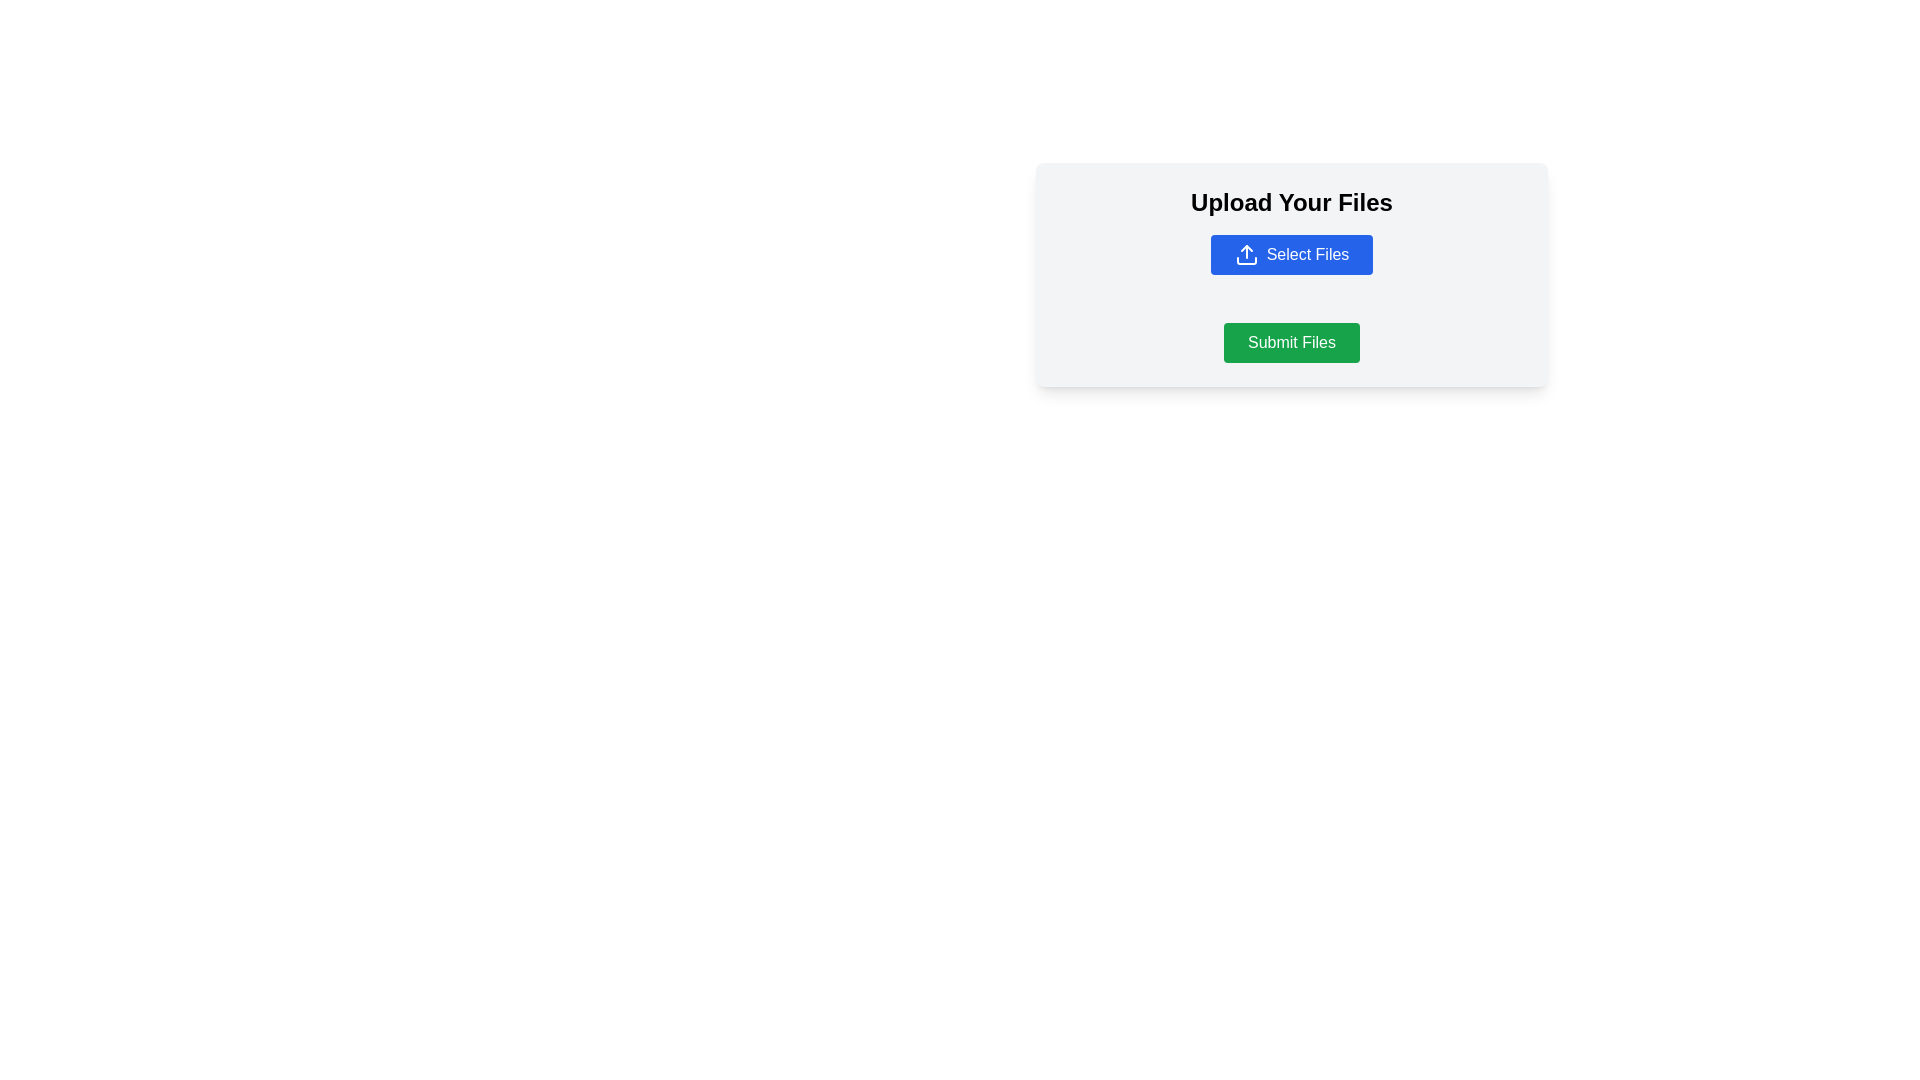 This screenshot has width=1920, height=1080. What do you see at coordinates (1291, 253) in the screenshot?
I see `the 'Select Files' button, which is a rectangular button with a blue background and white text, located below the heading 'Upload Your Files' and above the 'Submit Files' button` at bounding box center [1291, 253].